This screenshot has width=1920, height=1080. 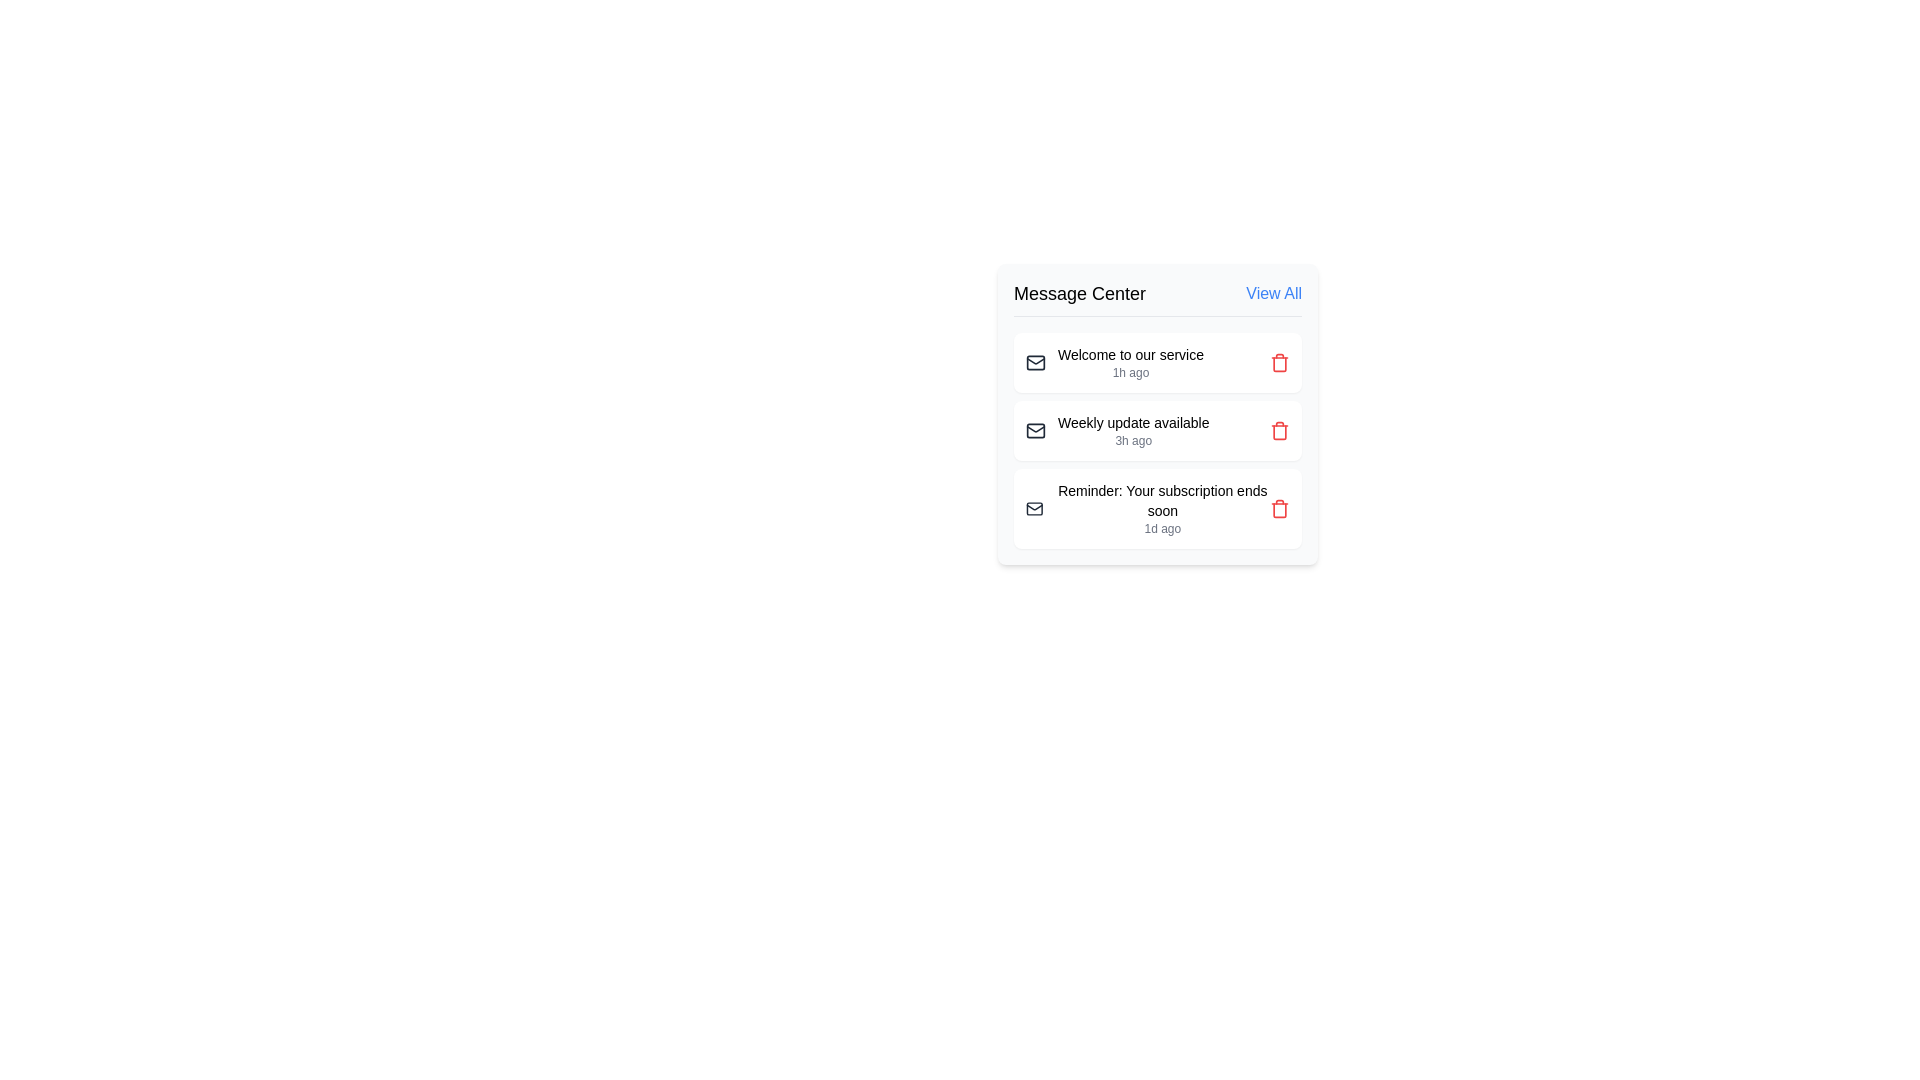 I want to click on the mail or message notification icon located to the left of the 'Weekly update available' notification entry in the vertical list of messages, so click(x=1036, y=430).